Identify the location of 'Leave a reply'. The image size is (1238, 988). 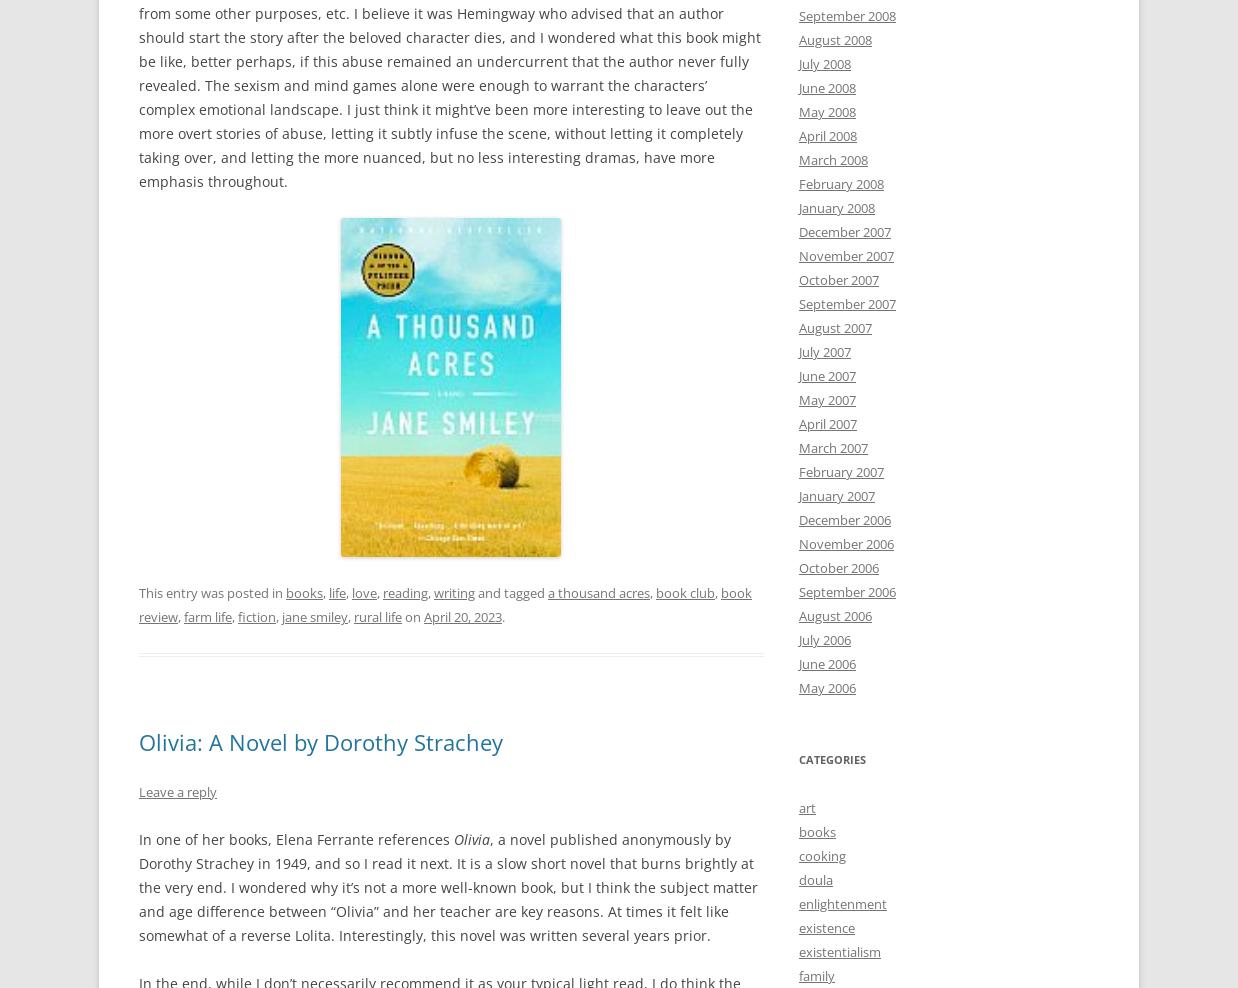
(178, 789).